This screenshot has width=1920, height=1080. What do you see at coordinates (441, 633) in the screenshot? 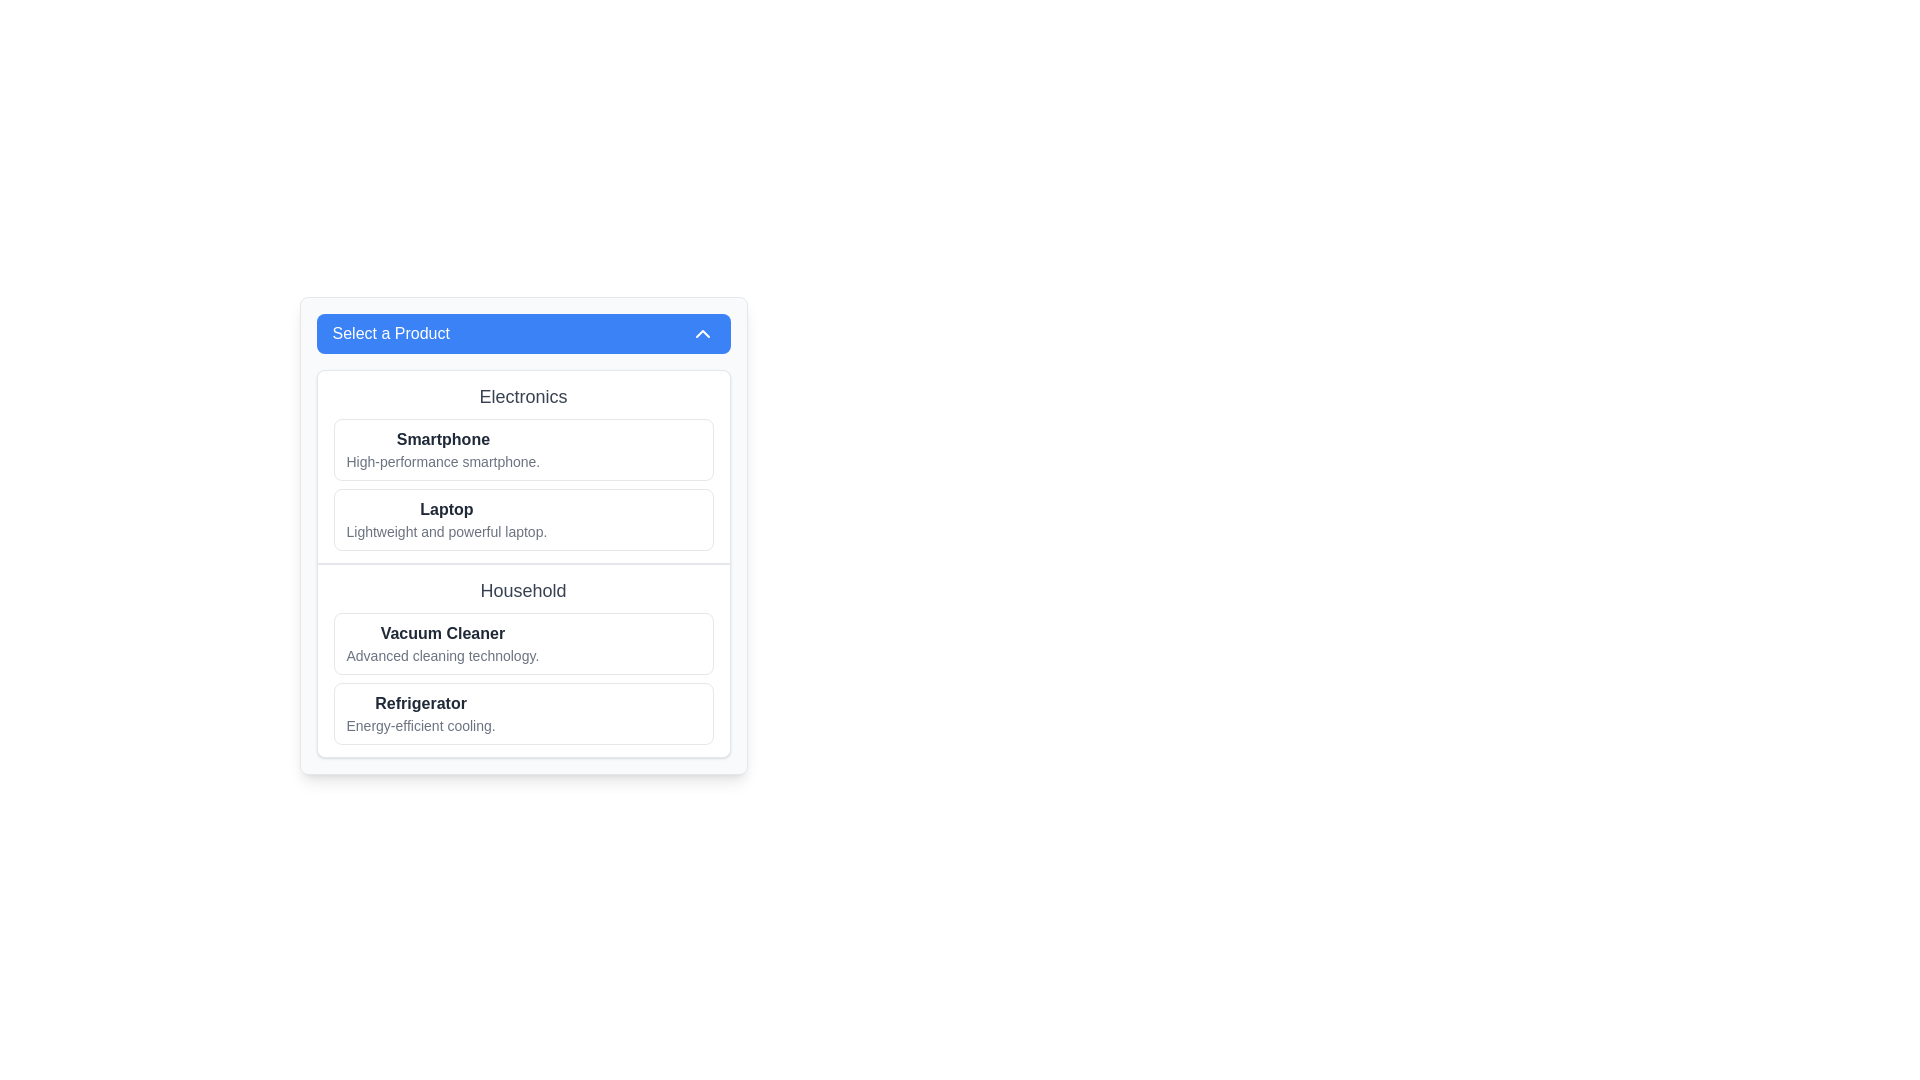
I see `the 'Vacuum Cleaner' title label located under the 'Household' category` at bounding box center [441, 633].